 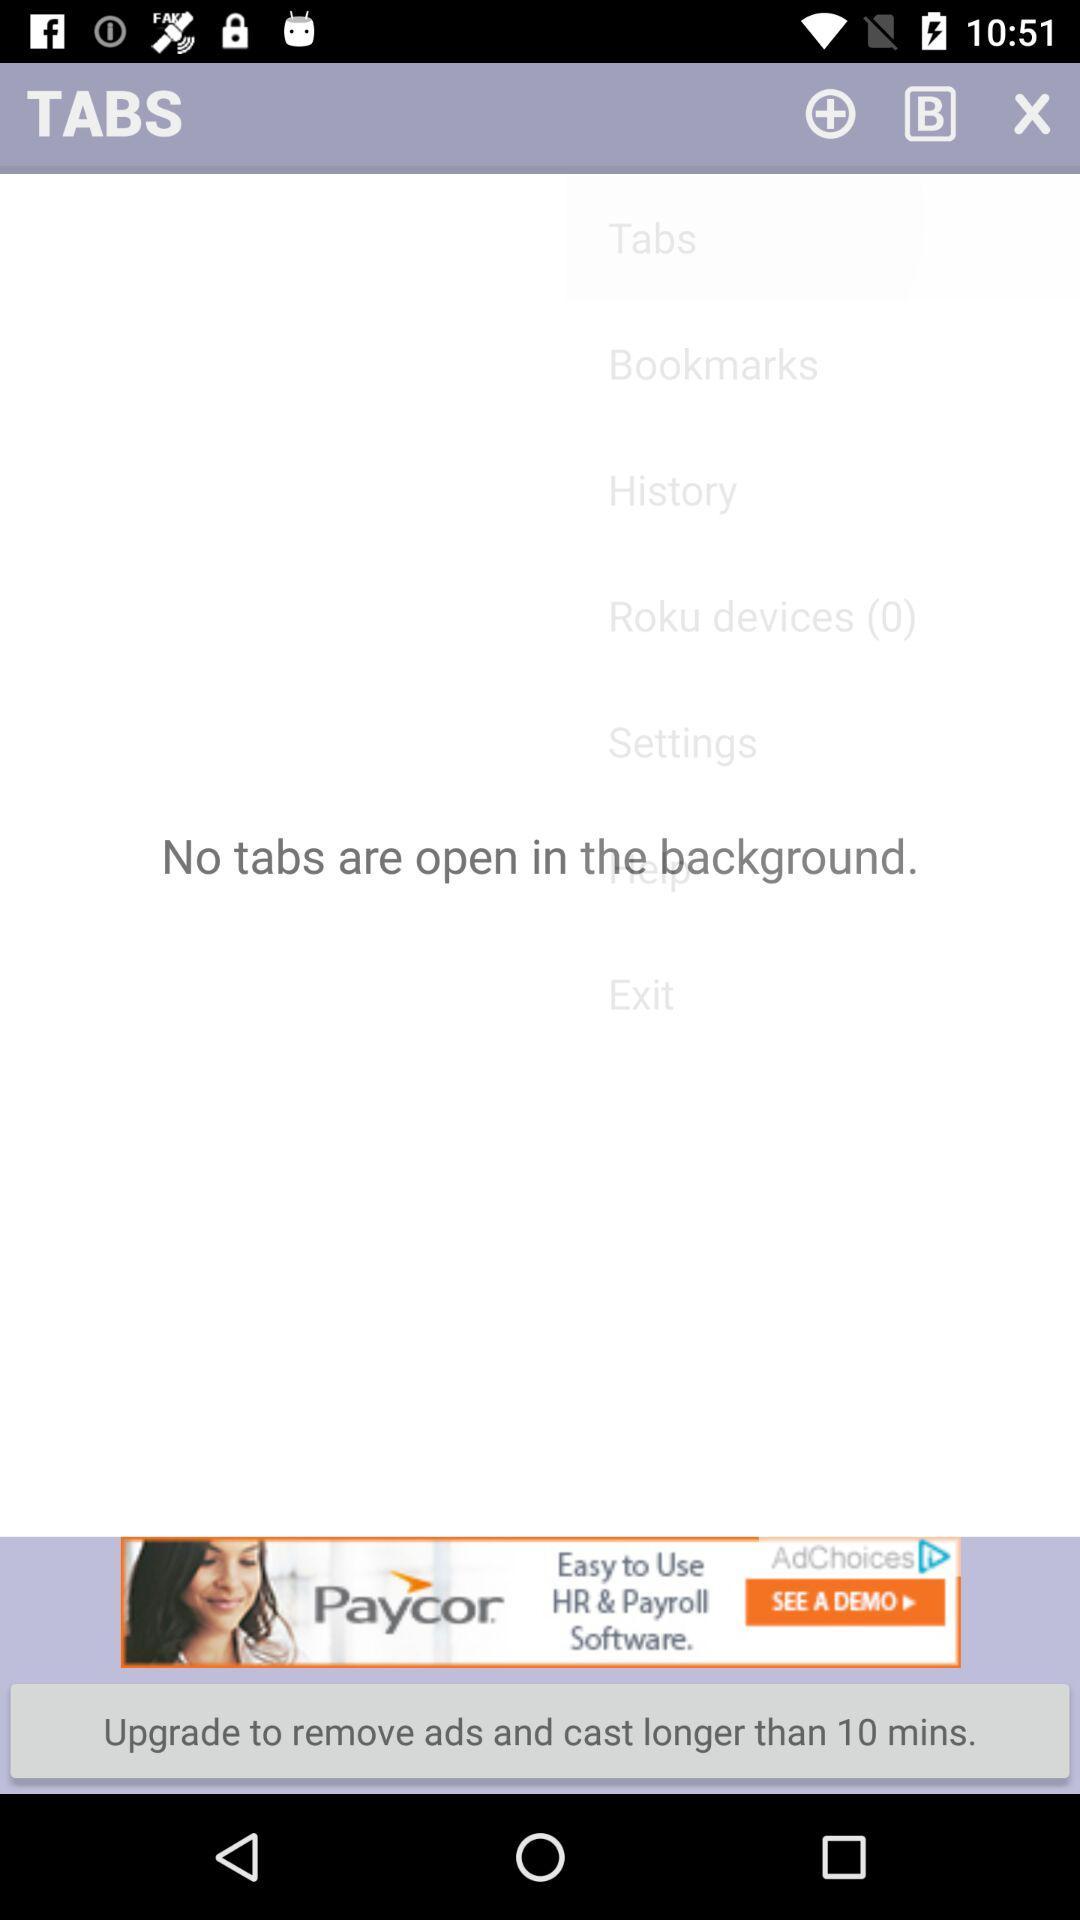 I want to click on advertisement for paycor software, so click(x=540, y=1602).